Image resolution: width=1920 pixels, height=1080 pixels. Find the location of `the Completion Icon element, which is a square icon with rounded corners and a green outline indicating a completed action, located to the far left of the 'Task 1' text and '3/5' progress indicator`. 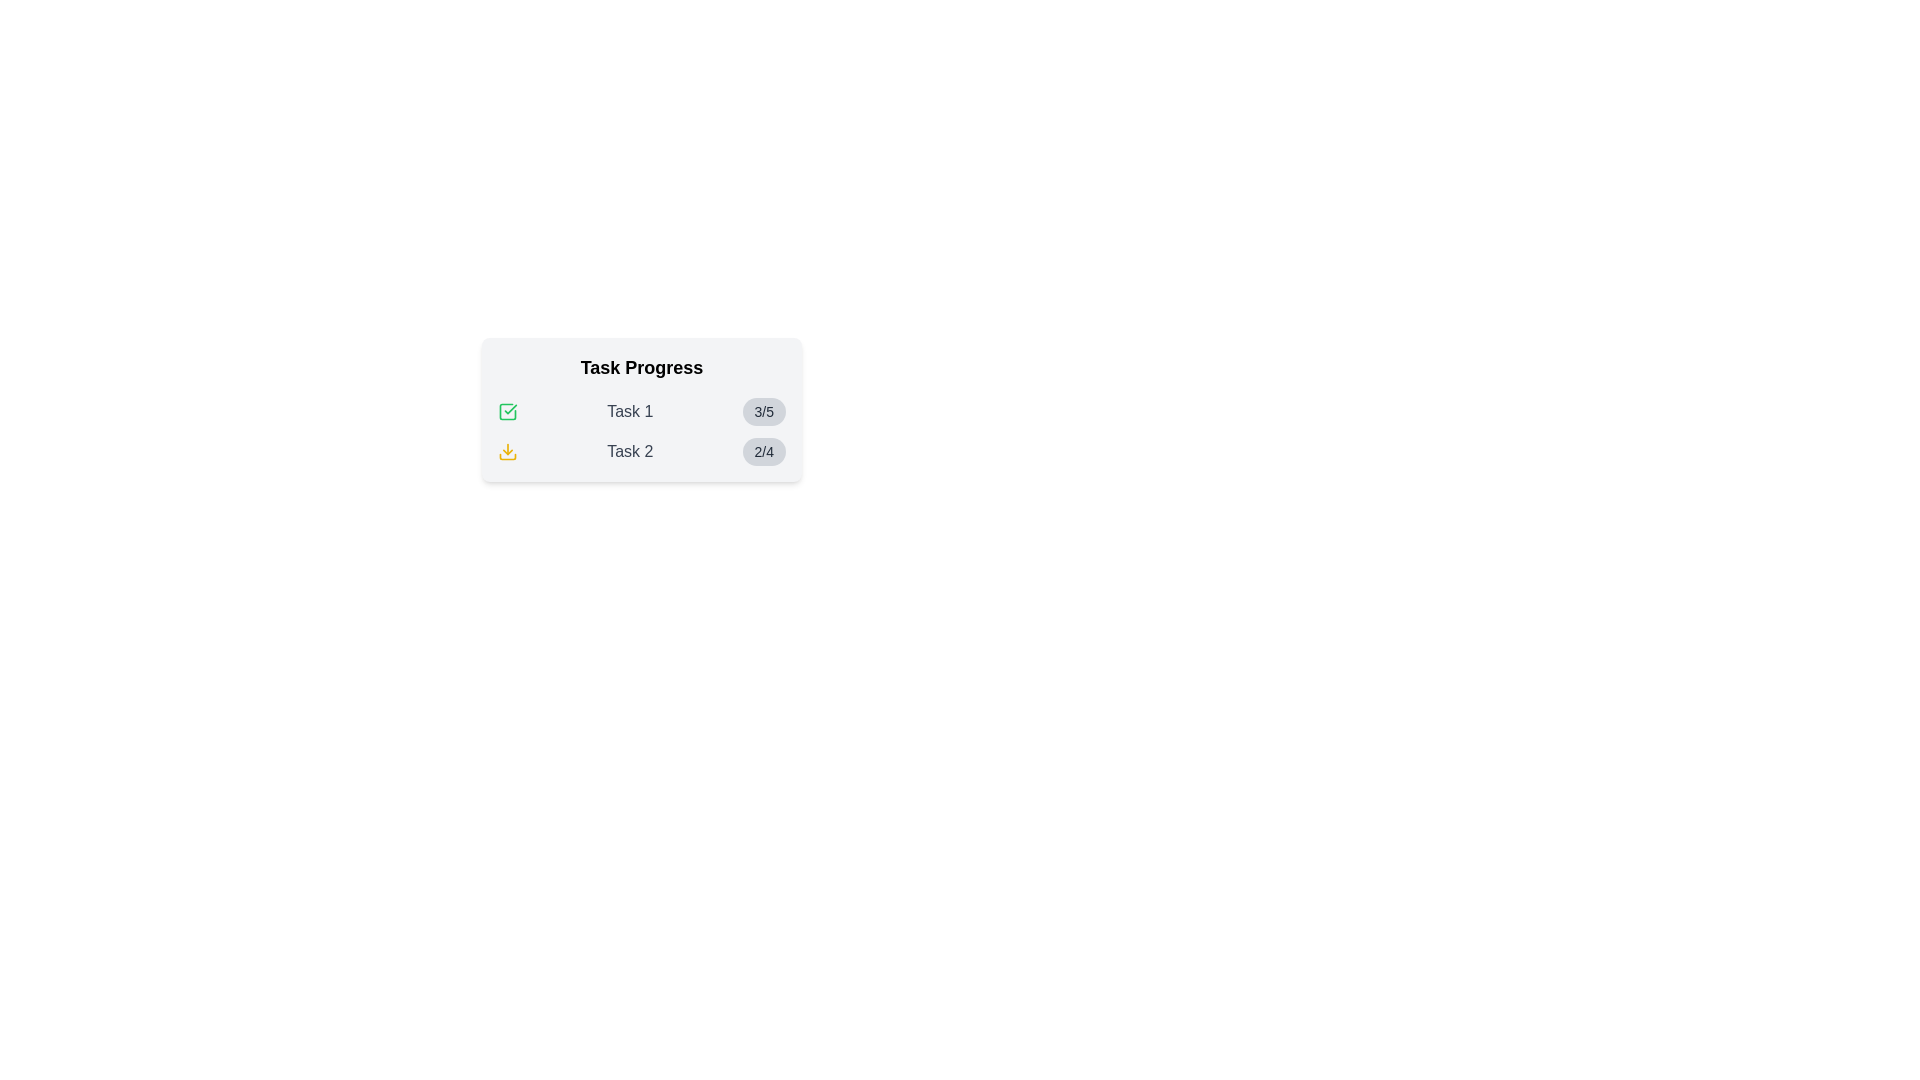

the Completion Icon element, which is a square icon with rounded corners and a green outline indicating a completed action, located to the far left of the 'Task 1' text and '3/5' progress indicator is located at coordinates (508, 411).